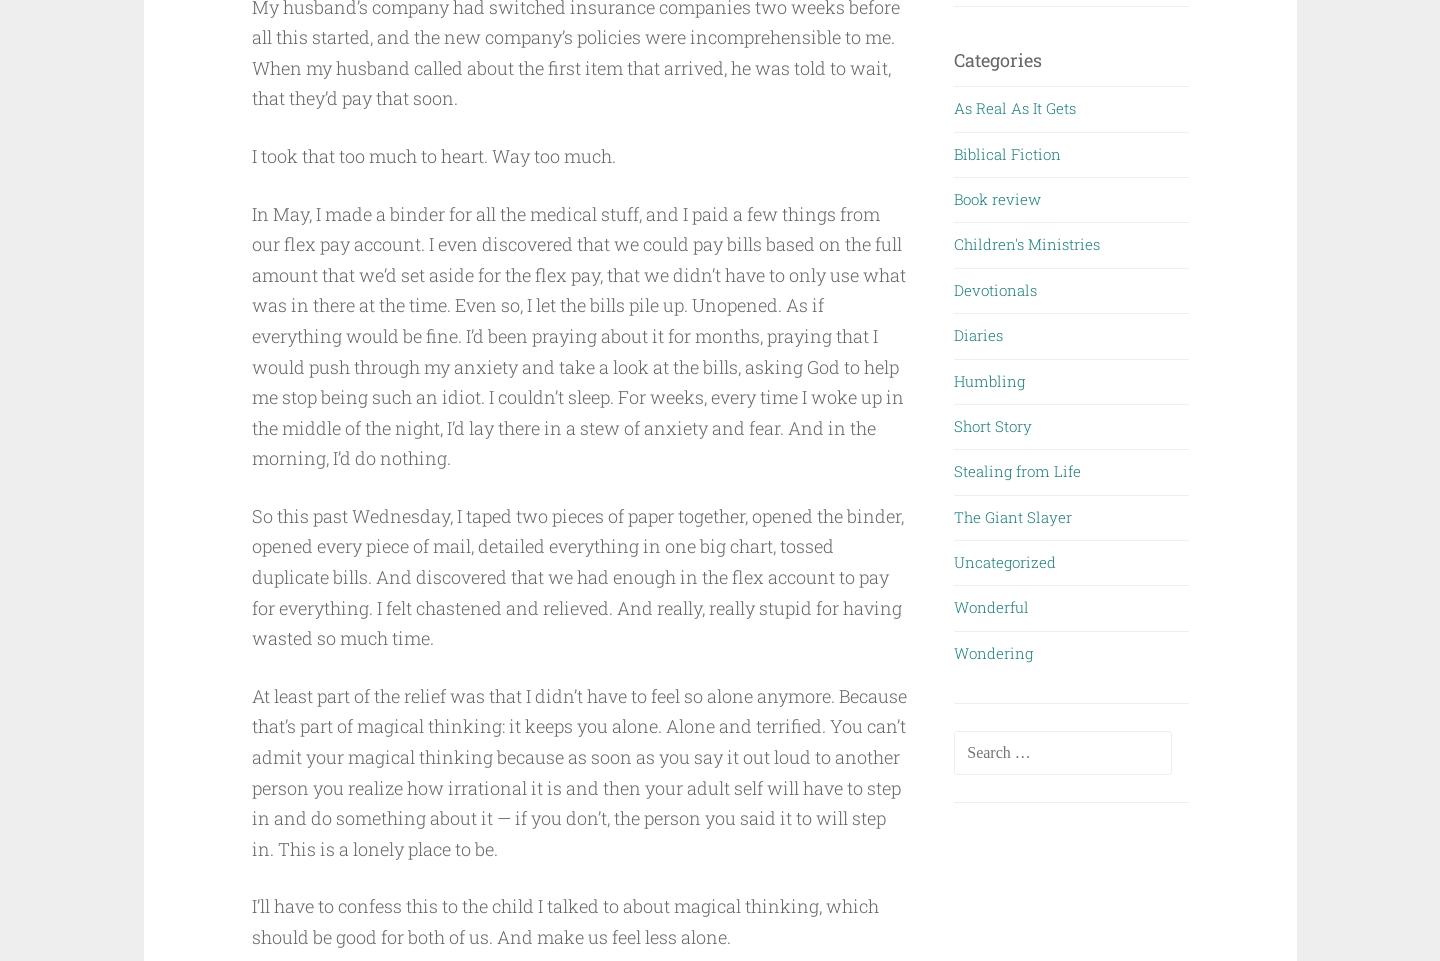  I want to click on 'Biblical Fiction', so click(954, 151).